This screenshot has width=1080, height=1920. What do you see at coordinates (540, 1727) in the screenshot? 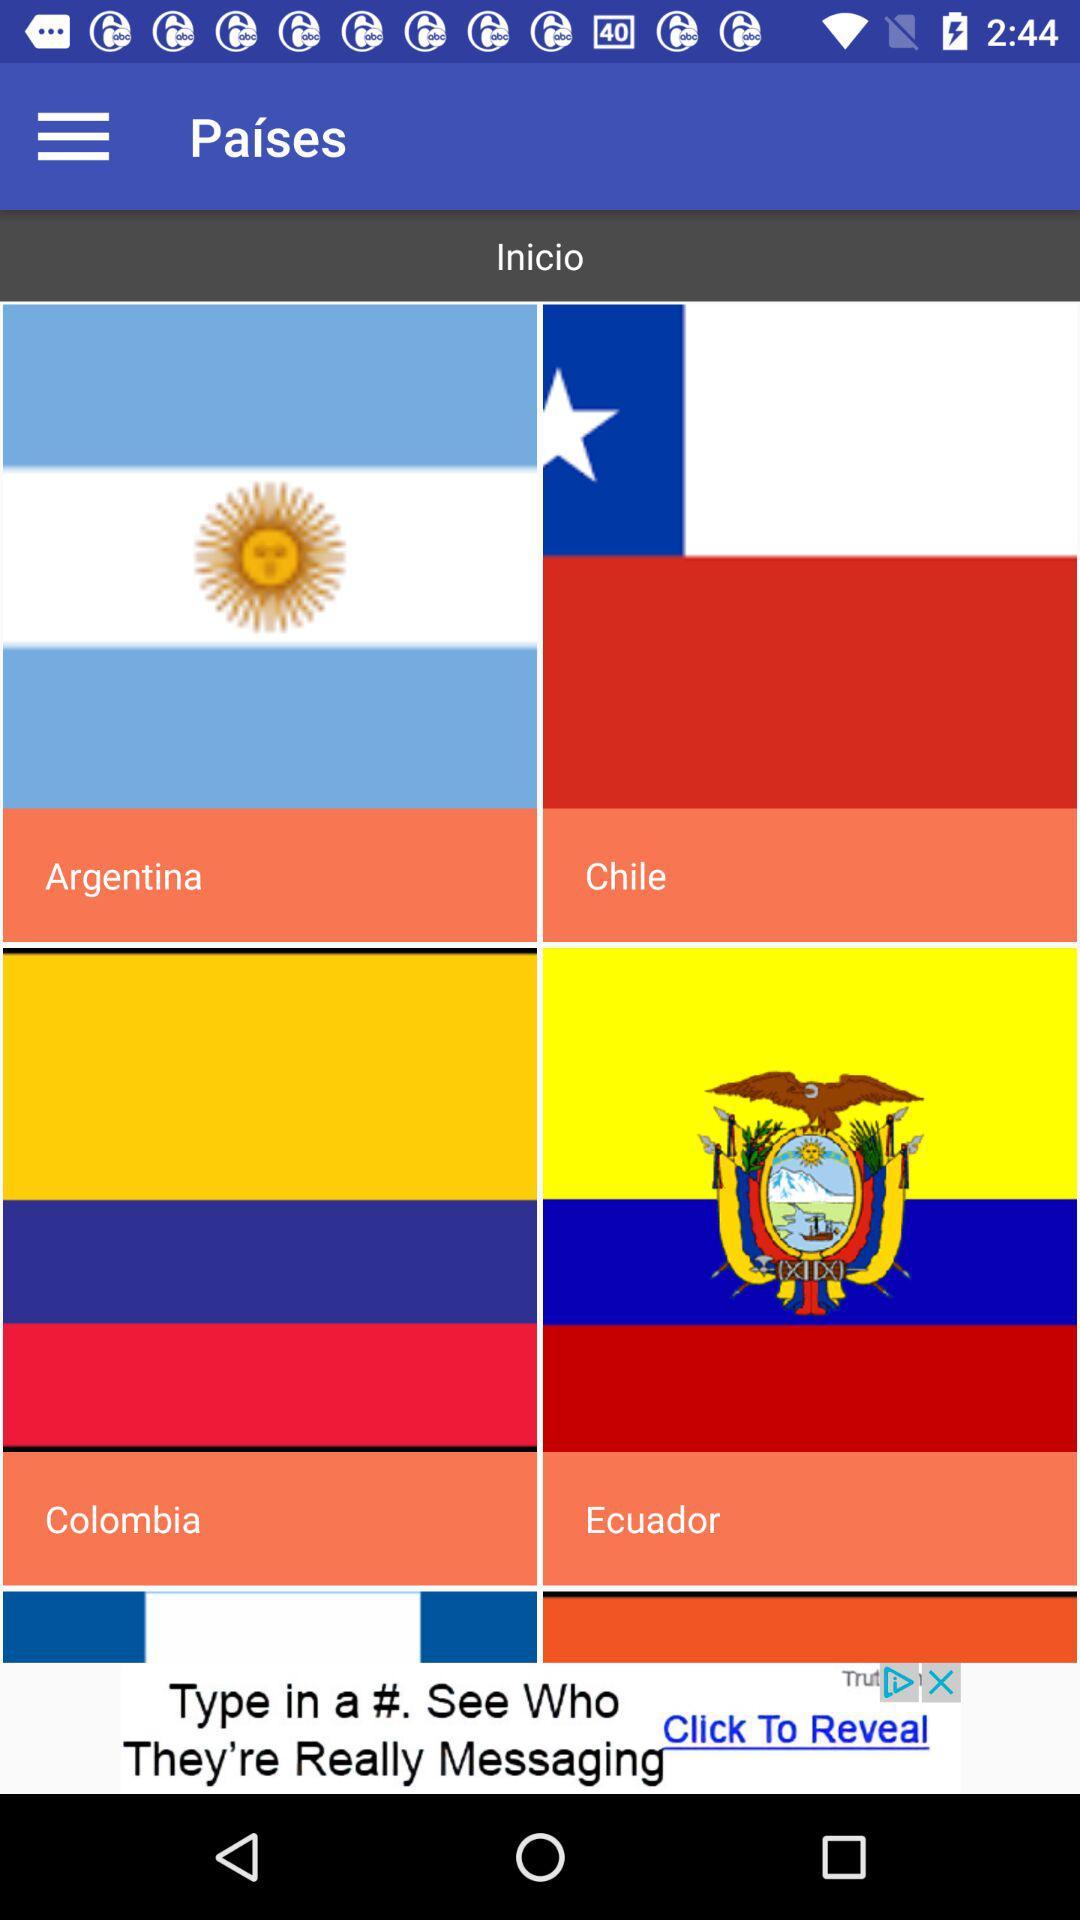
I see `remove add` at bounding box center [540, 1727].